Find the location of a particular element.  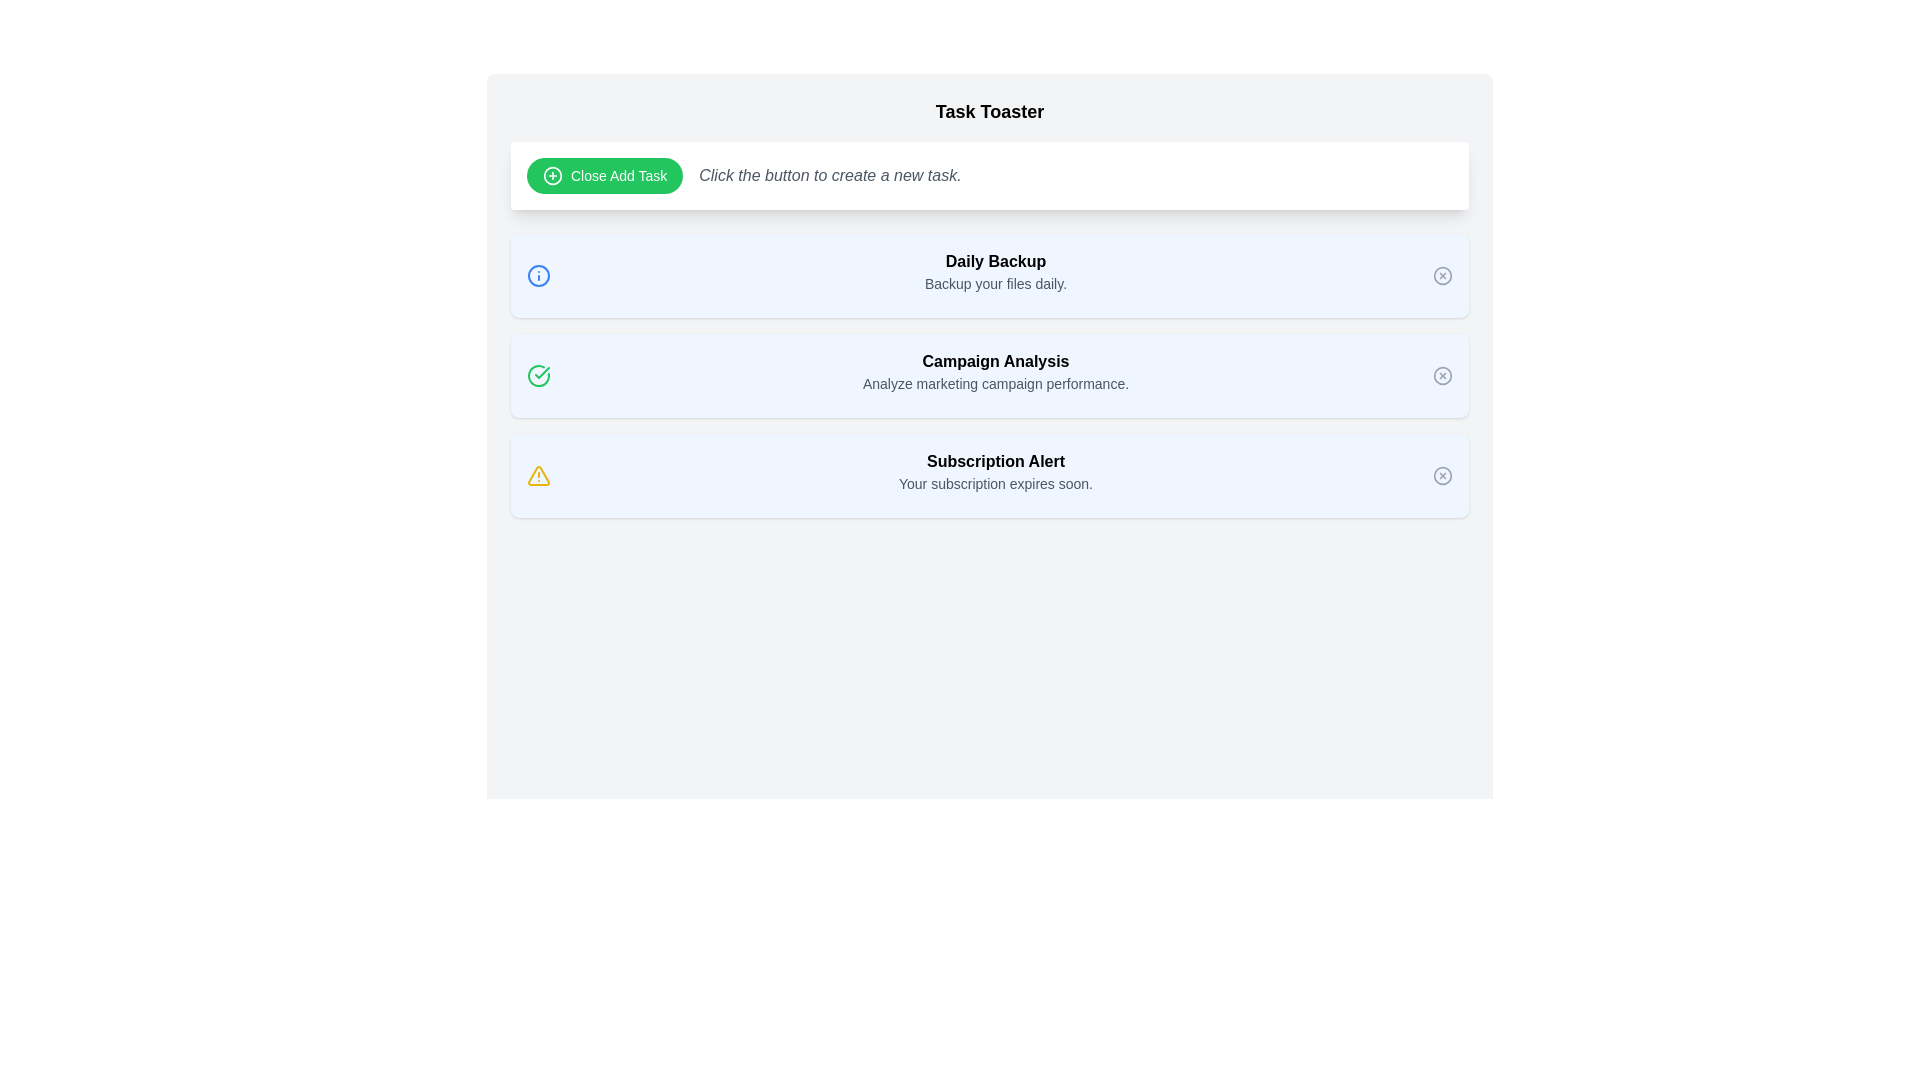

the green circular icon with a checkmark that is the first element in the 'Campaign Analysis' row is located at coordinates (538, 375).